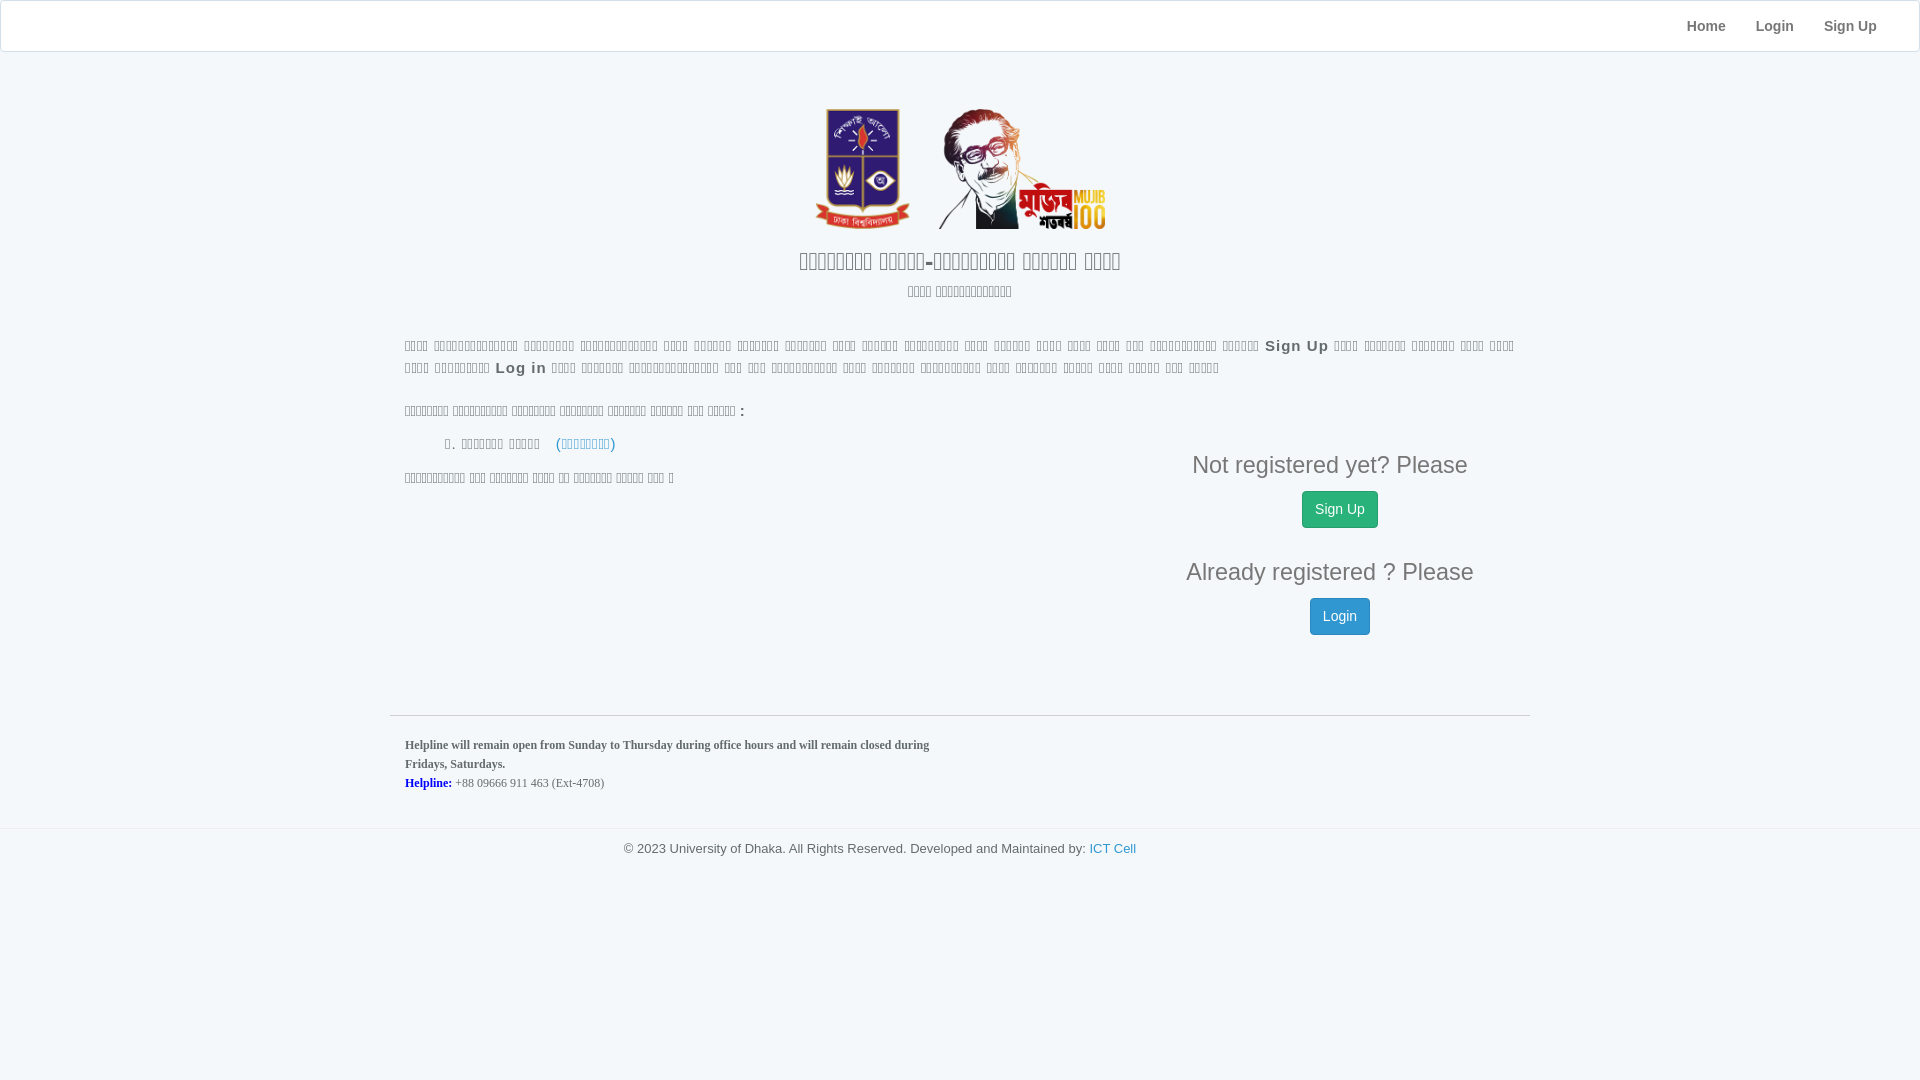 This screenshot has height=1080, width=1920. Describe the element at coordinates (1862, 26) in the screenshot. I see `'Sign Up       '` at that location.